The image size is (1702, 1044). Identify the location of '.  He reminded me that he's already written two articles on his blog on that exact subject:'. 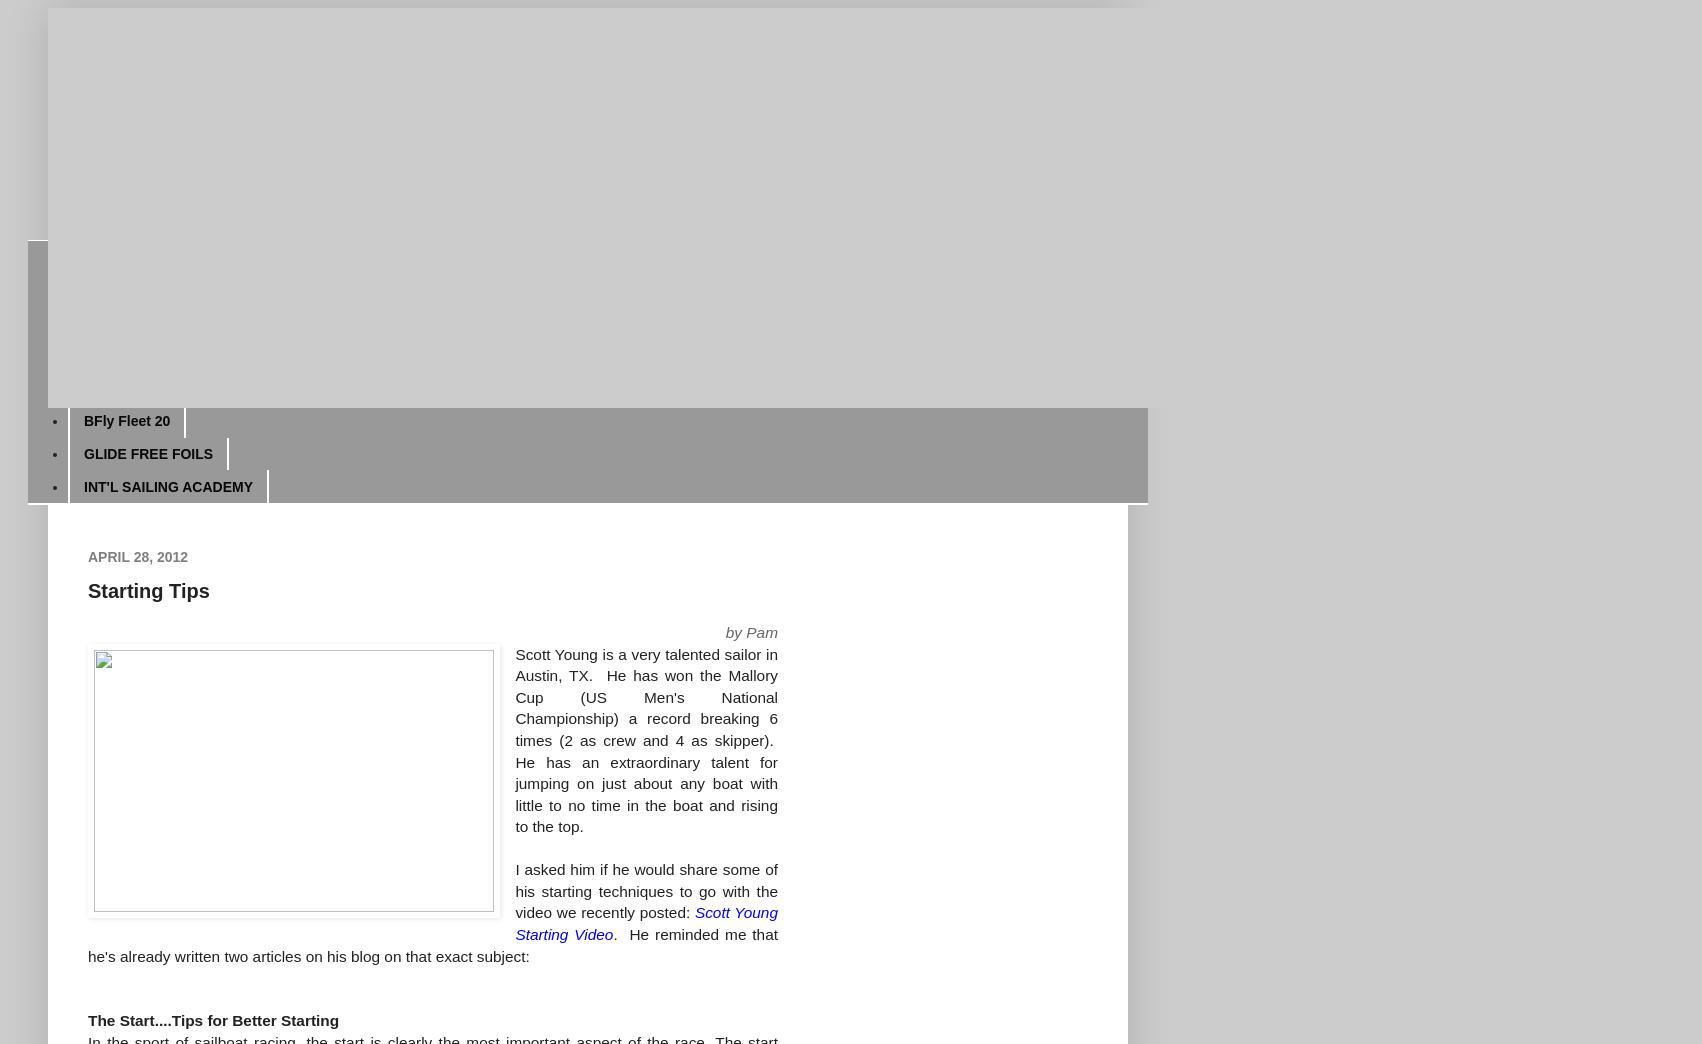
(87, 944).